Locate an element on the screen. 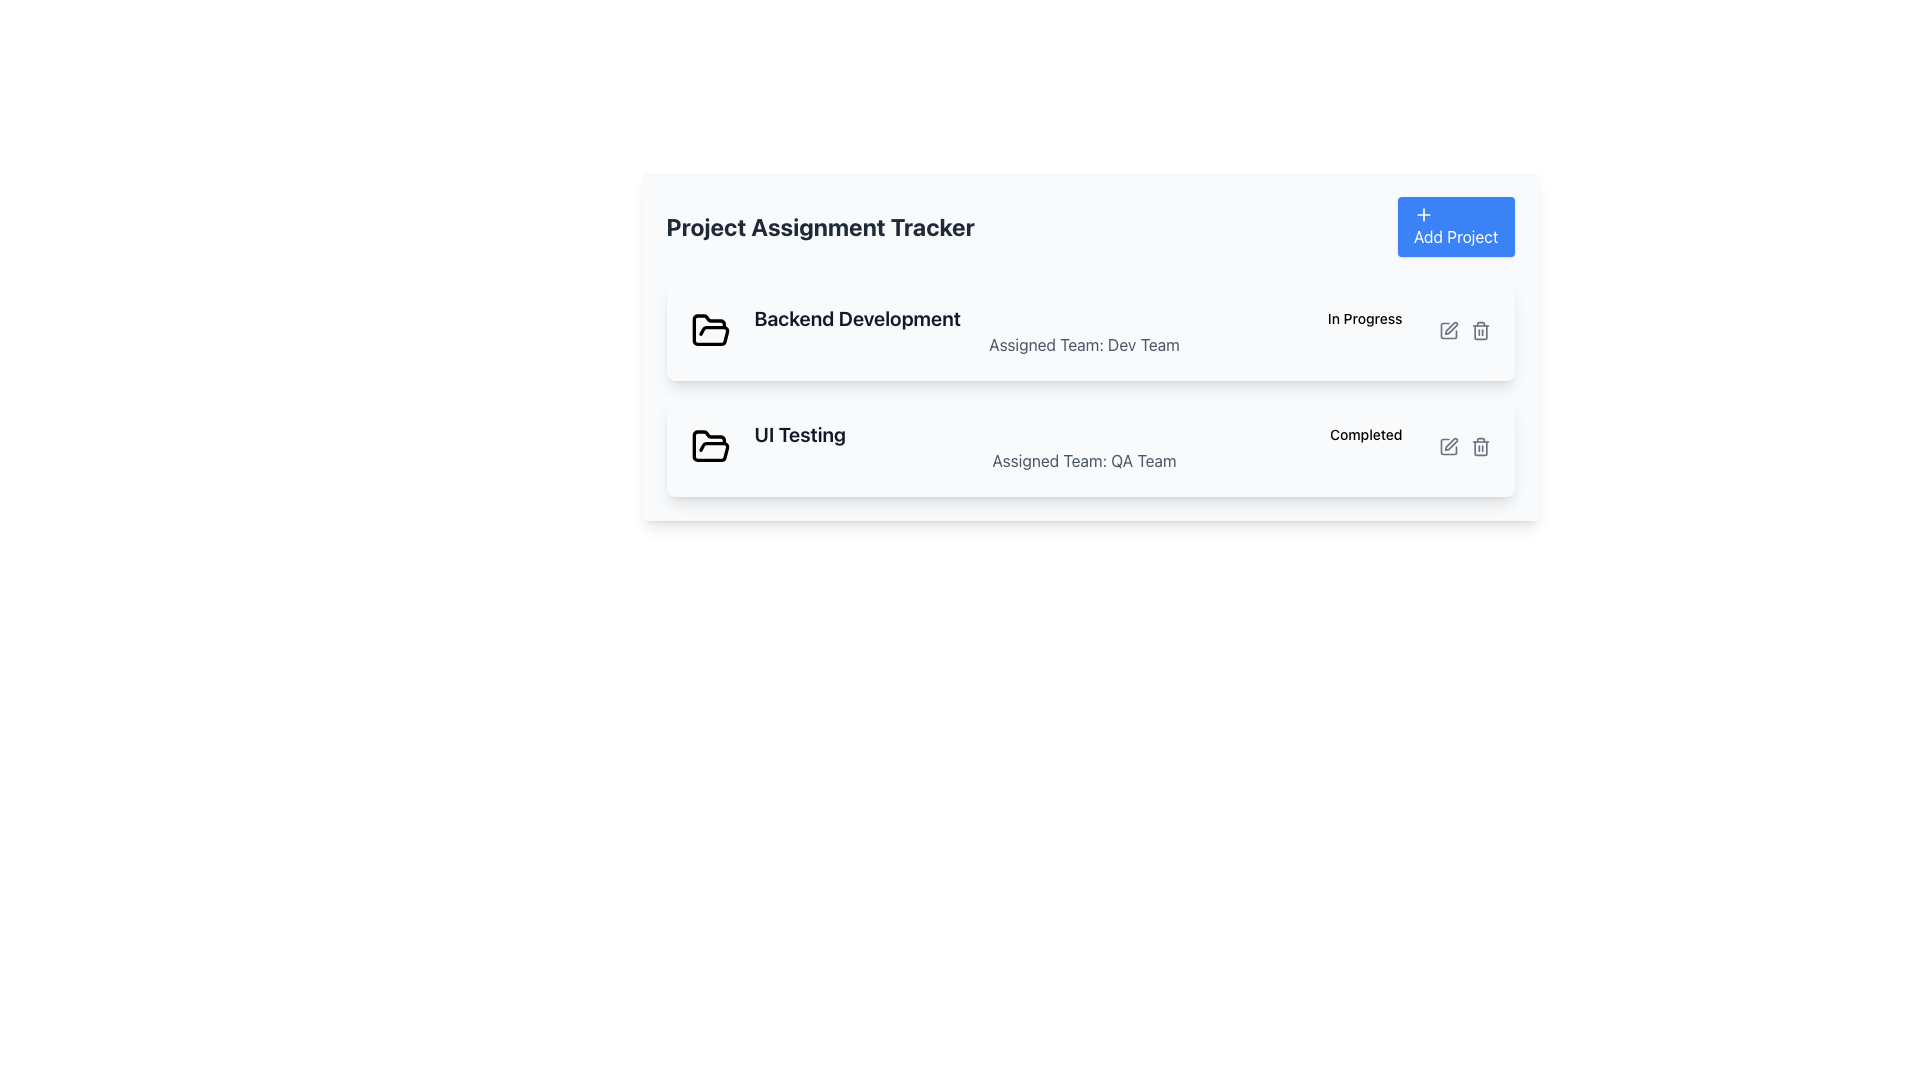  the pen icon in the second project status row, located to the right of the 'In Progress' label is located at coordinates (1450, 327).